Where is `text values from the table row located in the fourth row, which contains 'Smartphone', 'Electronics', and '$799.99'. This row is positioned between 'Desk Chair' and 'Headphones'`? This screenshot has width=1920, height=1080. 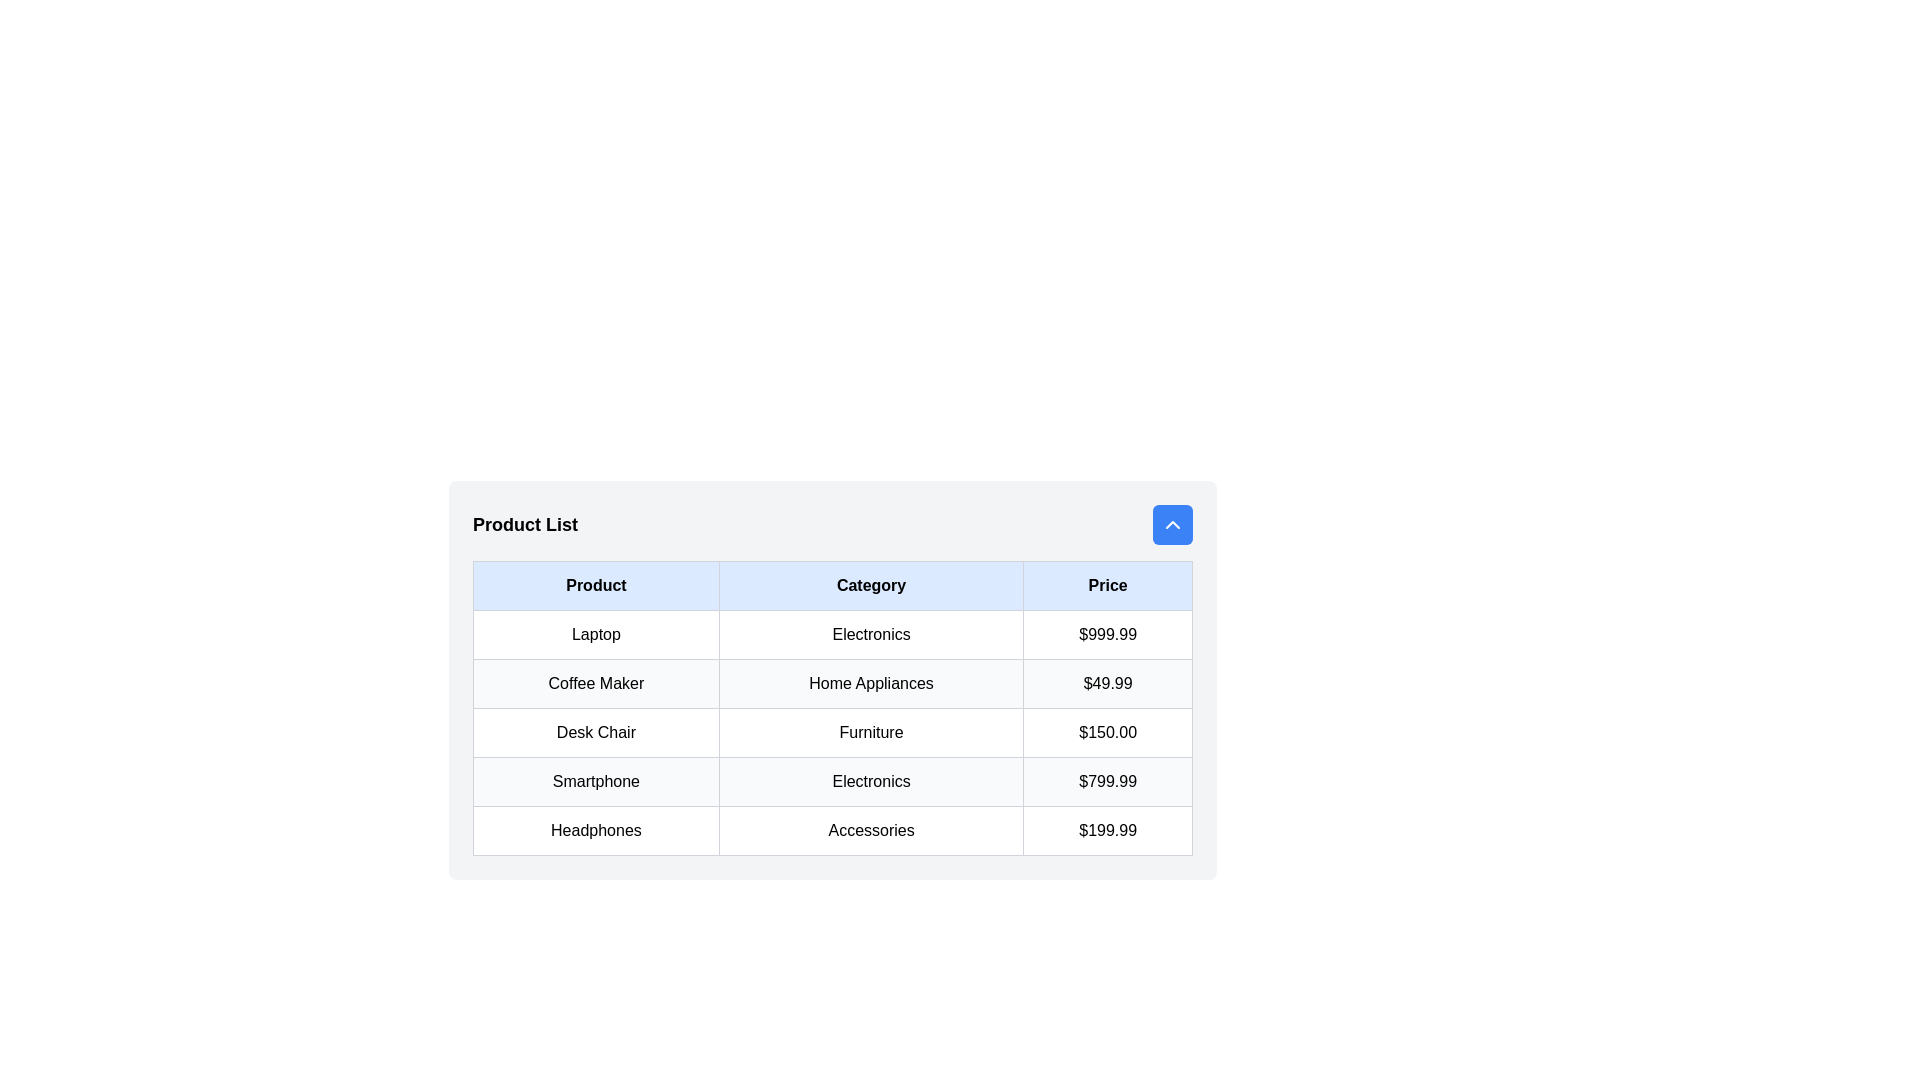
text values from the table row located in the fourth row, which contains 'Smartphone', 'Electronics', and '$799.99'. This row is positioned between 'Desk Chair' and 'Headphones' is located at coordinates (833, 781).